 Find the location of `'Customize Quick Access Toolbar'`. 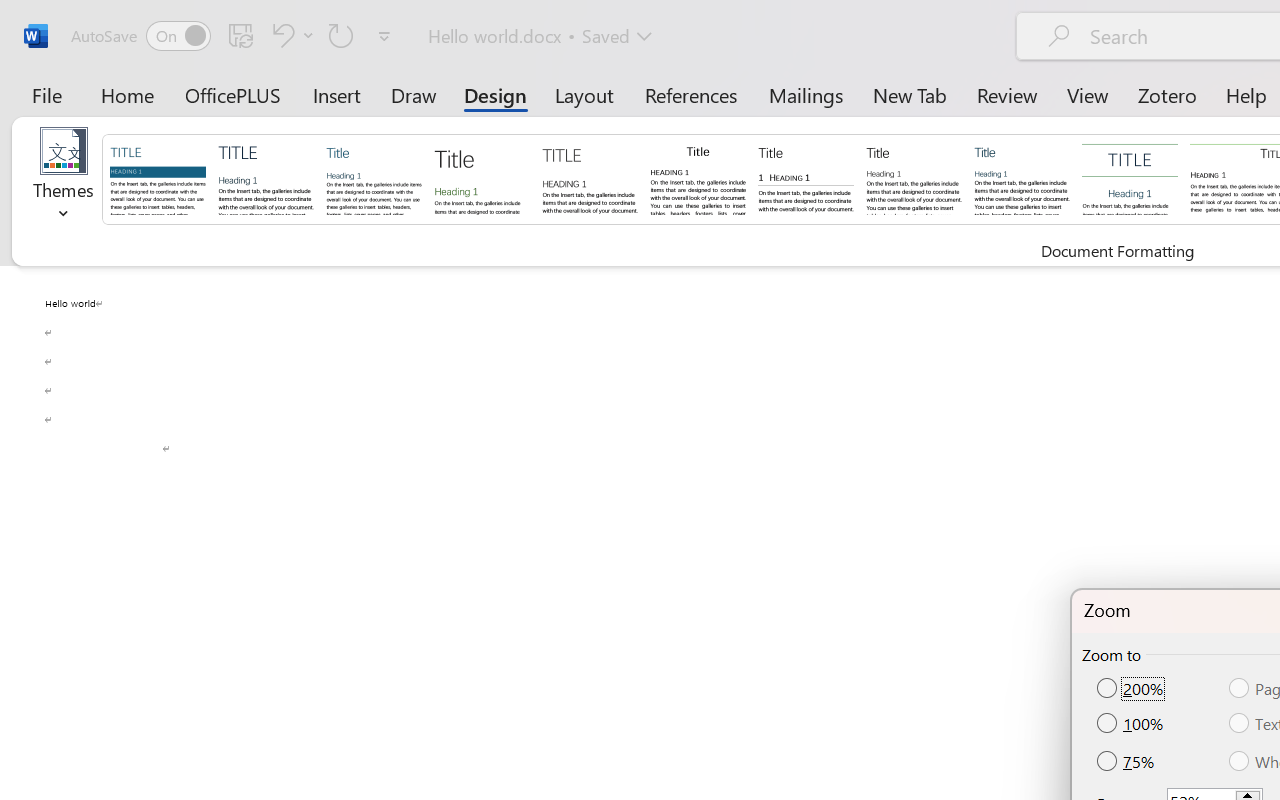

'Customize Quick Access Toolbar' is located at coordinates (384, 35).